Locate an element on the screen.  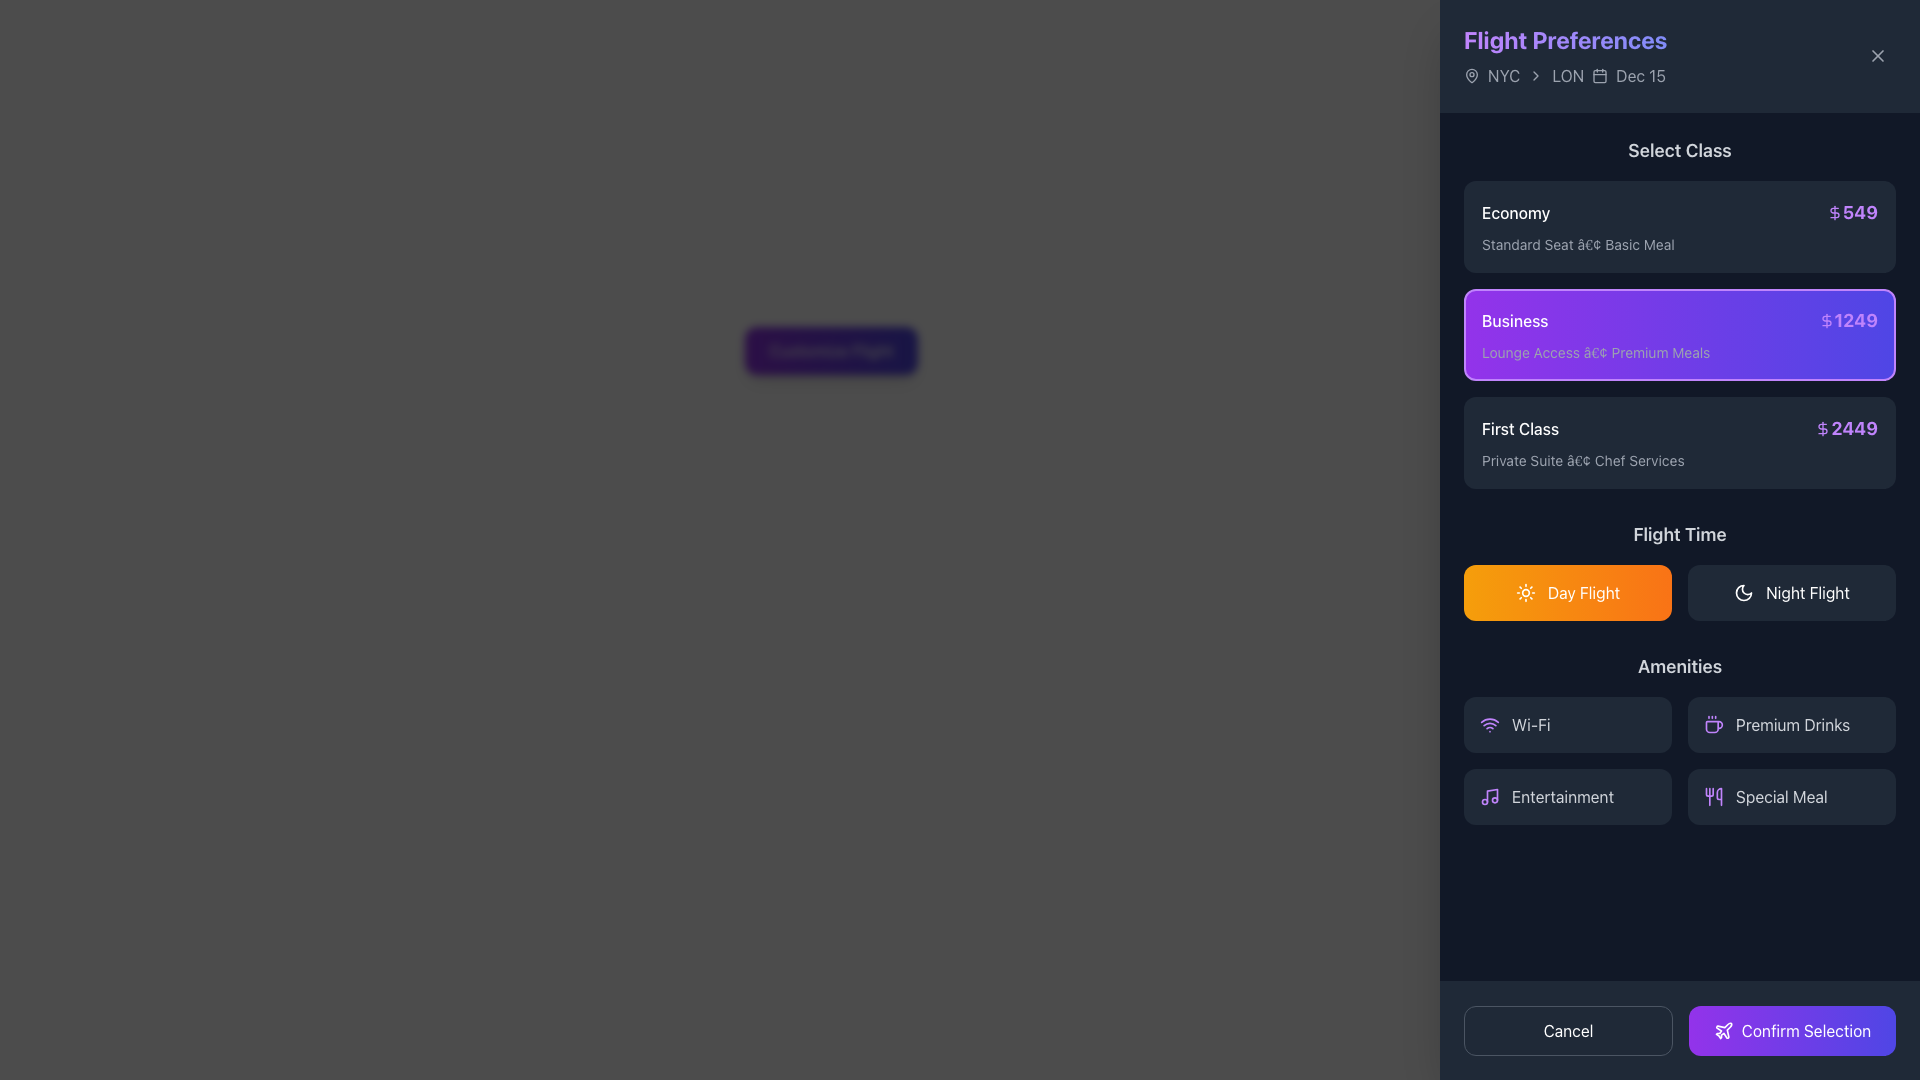
the 'Day Flight' button is located at coordinates (1567, 592).